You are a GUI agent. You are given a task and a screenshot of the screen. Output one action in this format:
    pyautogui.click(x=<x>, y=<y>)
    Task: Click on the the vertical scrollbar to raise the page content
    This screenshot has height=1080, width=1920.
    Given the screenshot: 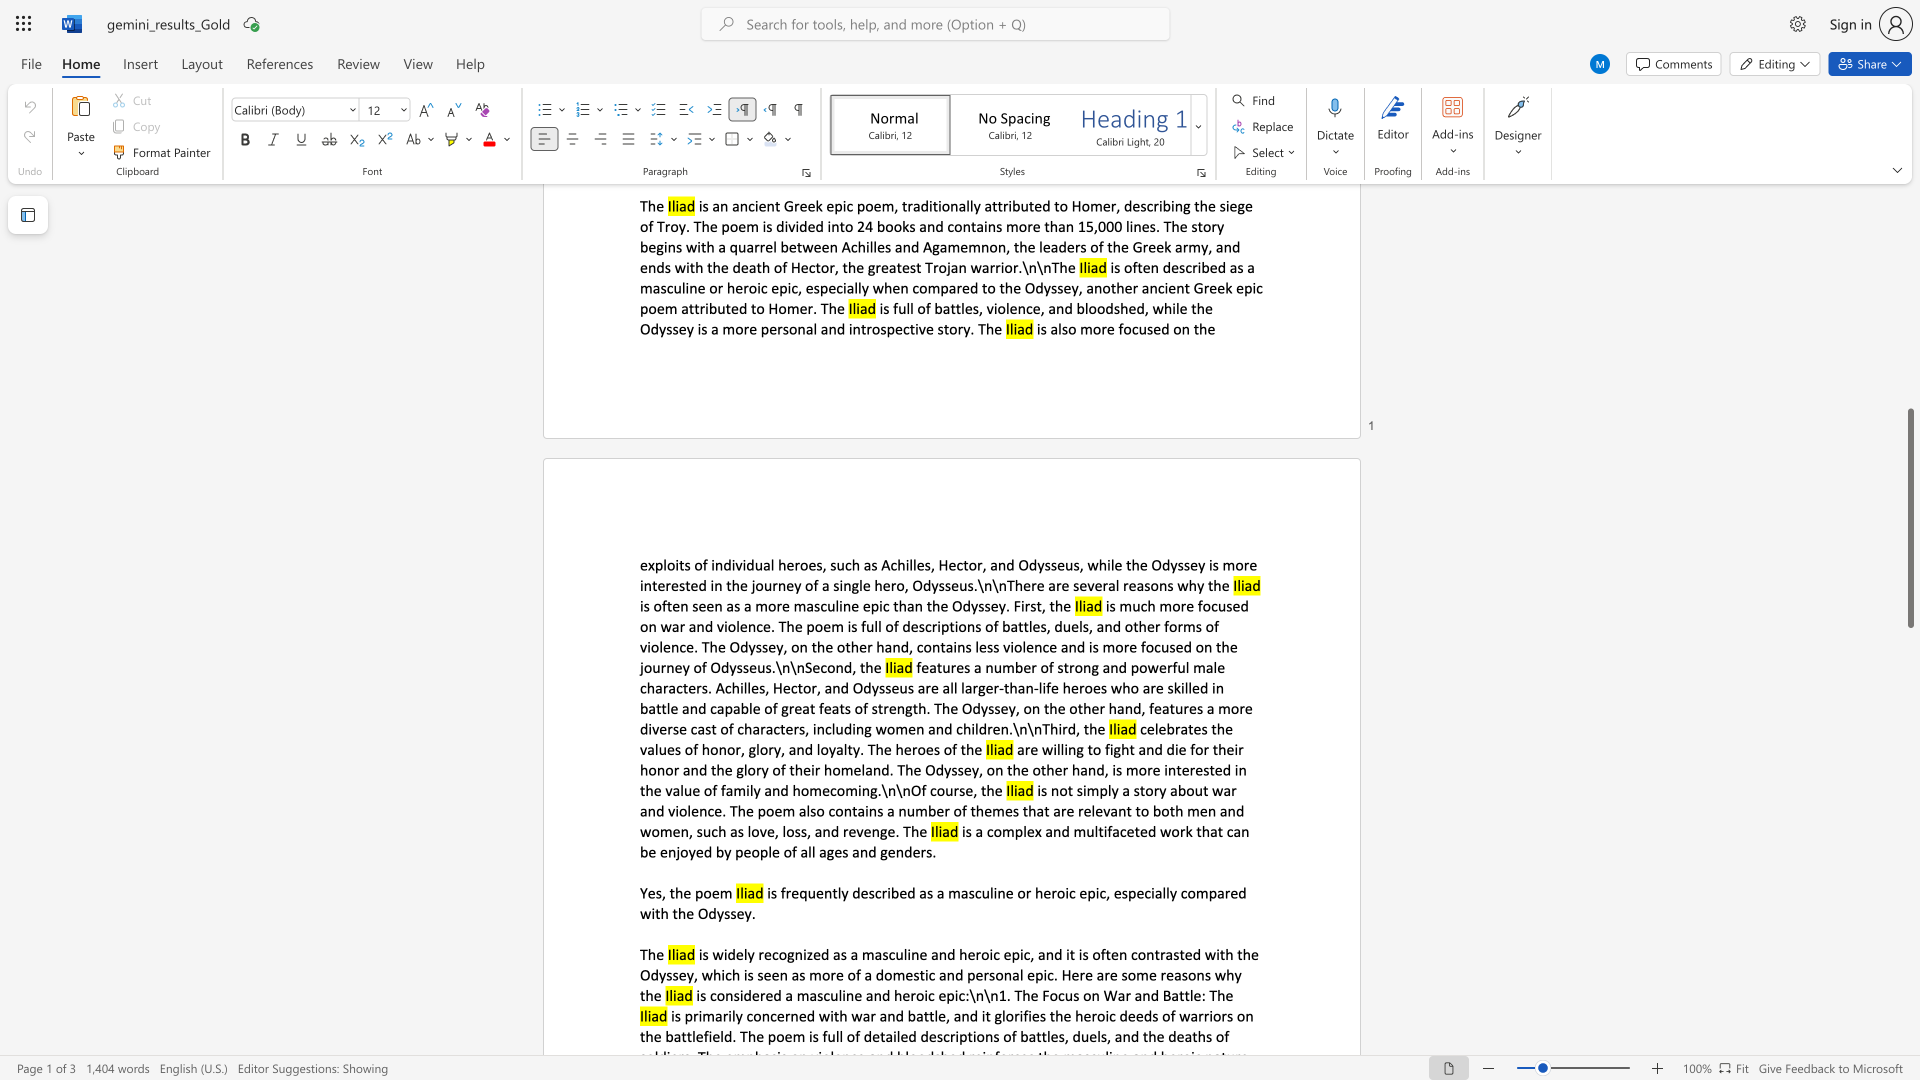 What is the action you would take?
    pyautogui.click(x=1909, y=349)
    